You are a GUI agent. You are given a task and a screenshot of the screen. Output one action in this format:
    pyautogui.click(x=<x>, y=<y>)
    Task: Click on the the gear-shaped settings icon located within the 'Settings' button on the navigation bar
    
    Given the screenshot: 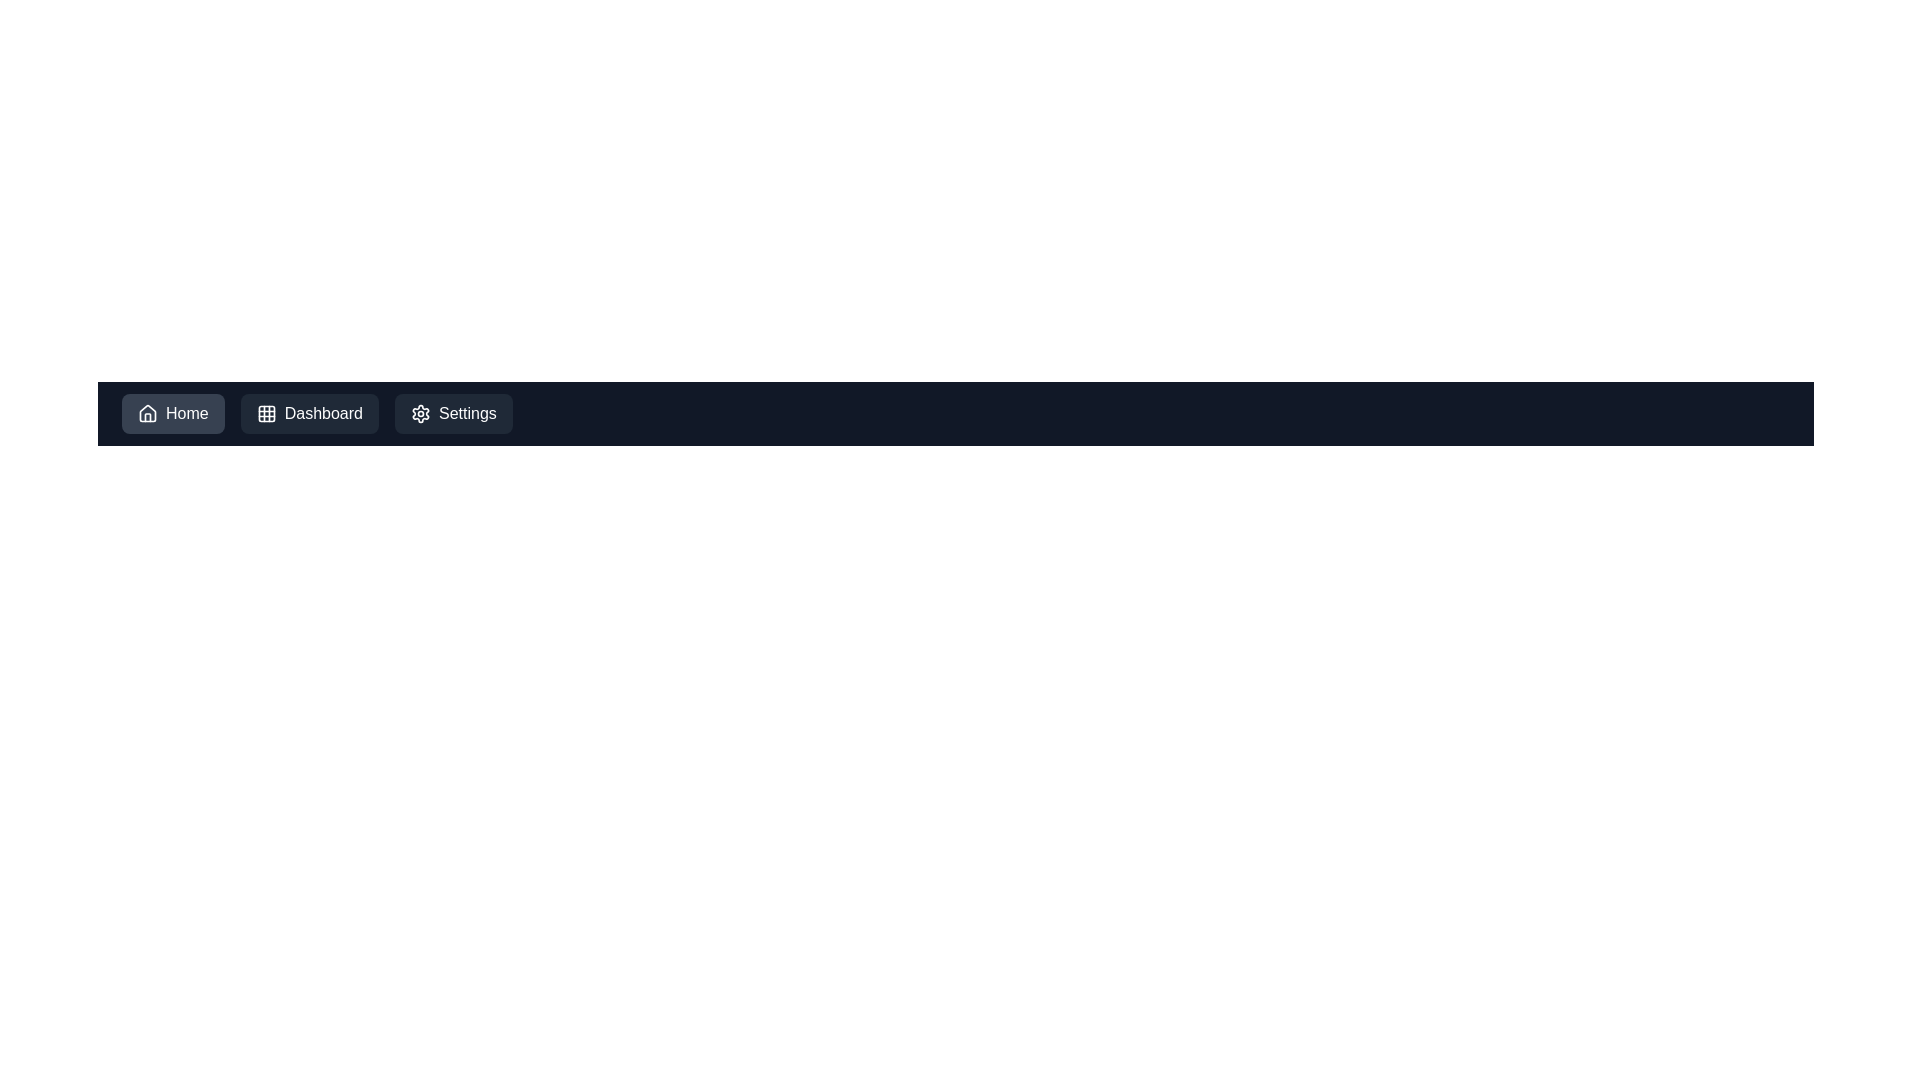 What is the action you would take?
    pyautogui.click(x=420, y=412)
    